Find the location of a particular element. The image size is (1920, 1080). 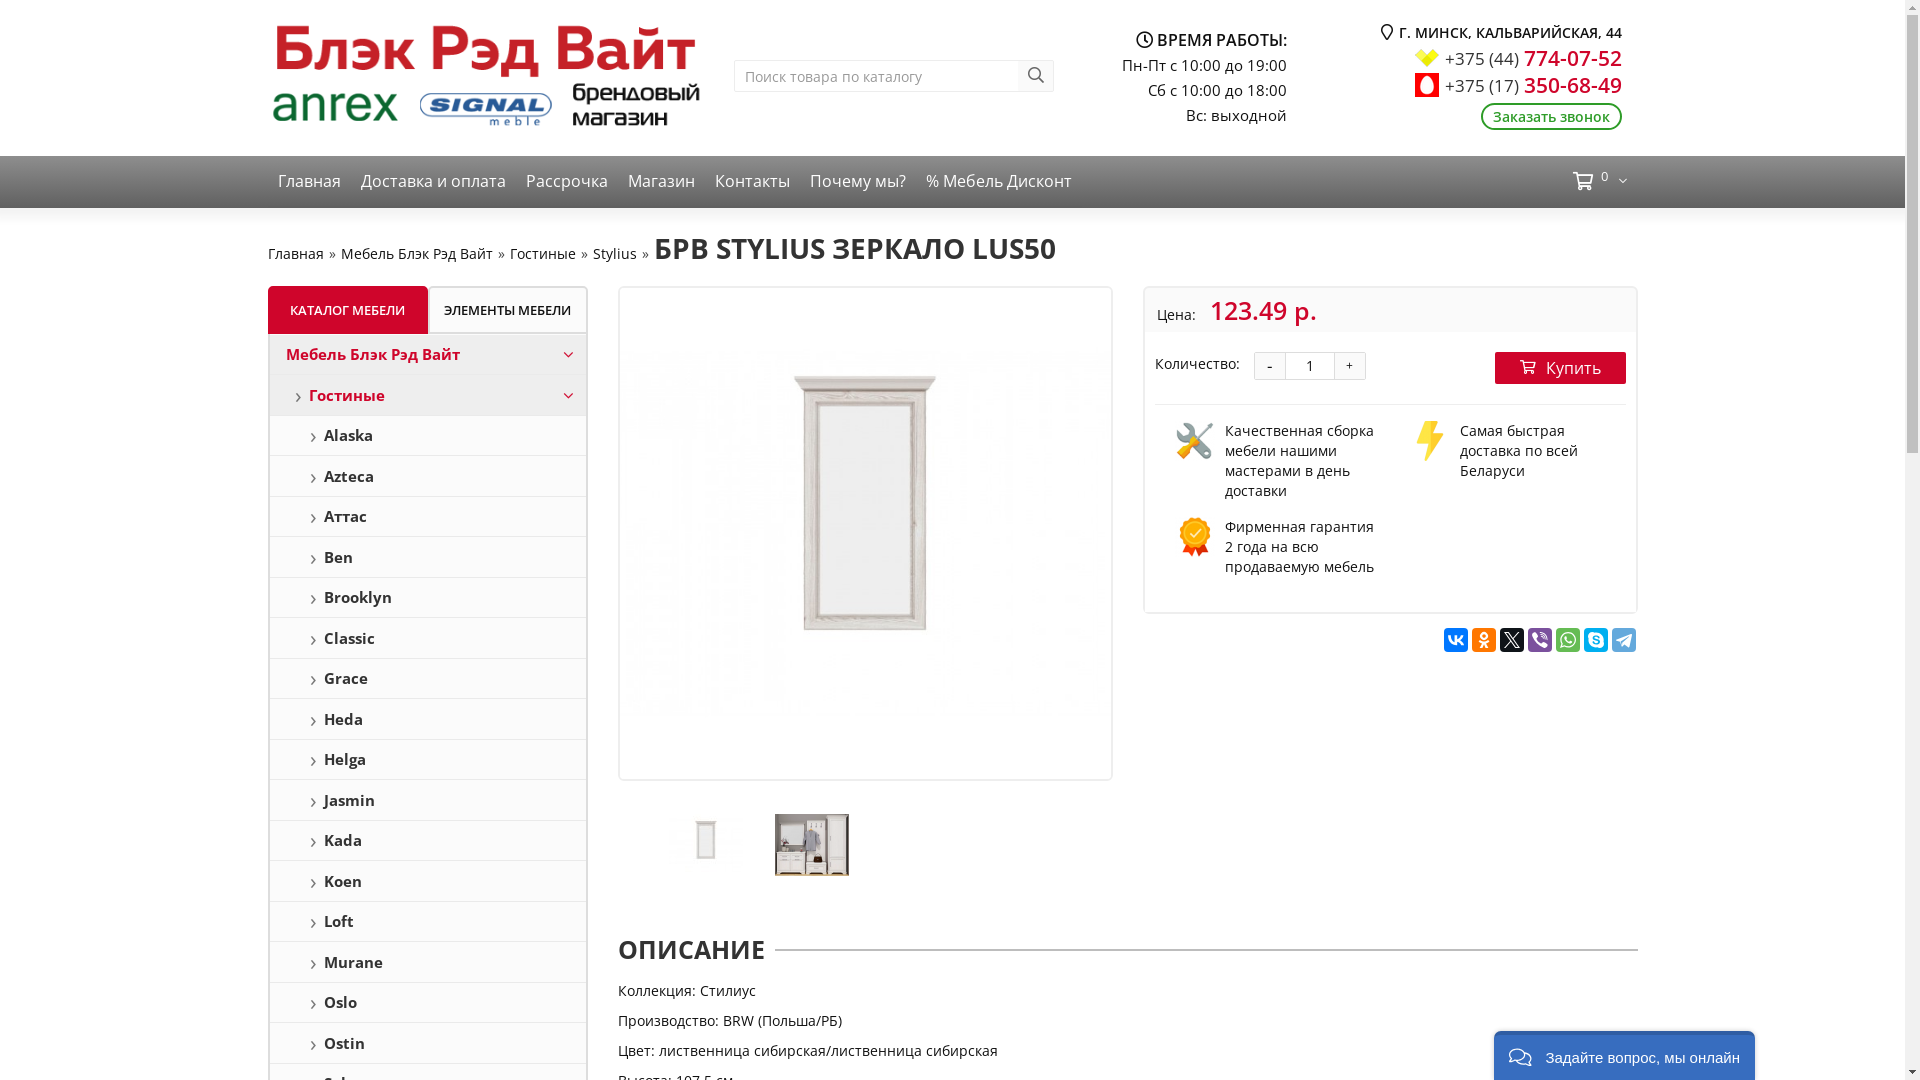

'Stylius' is located at coordinates (613, 252).